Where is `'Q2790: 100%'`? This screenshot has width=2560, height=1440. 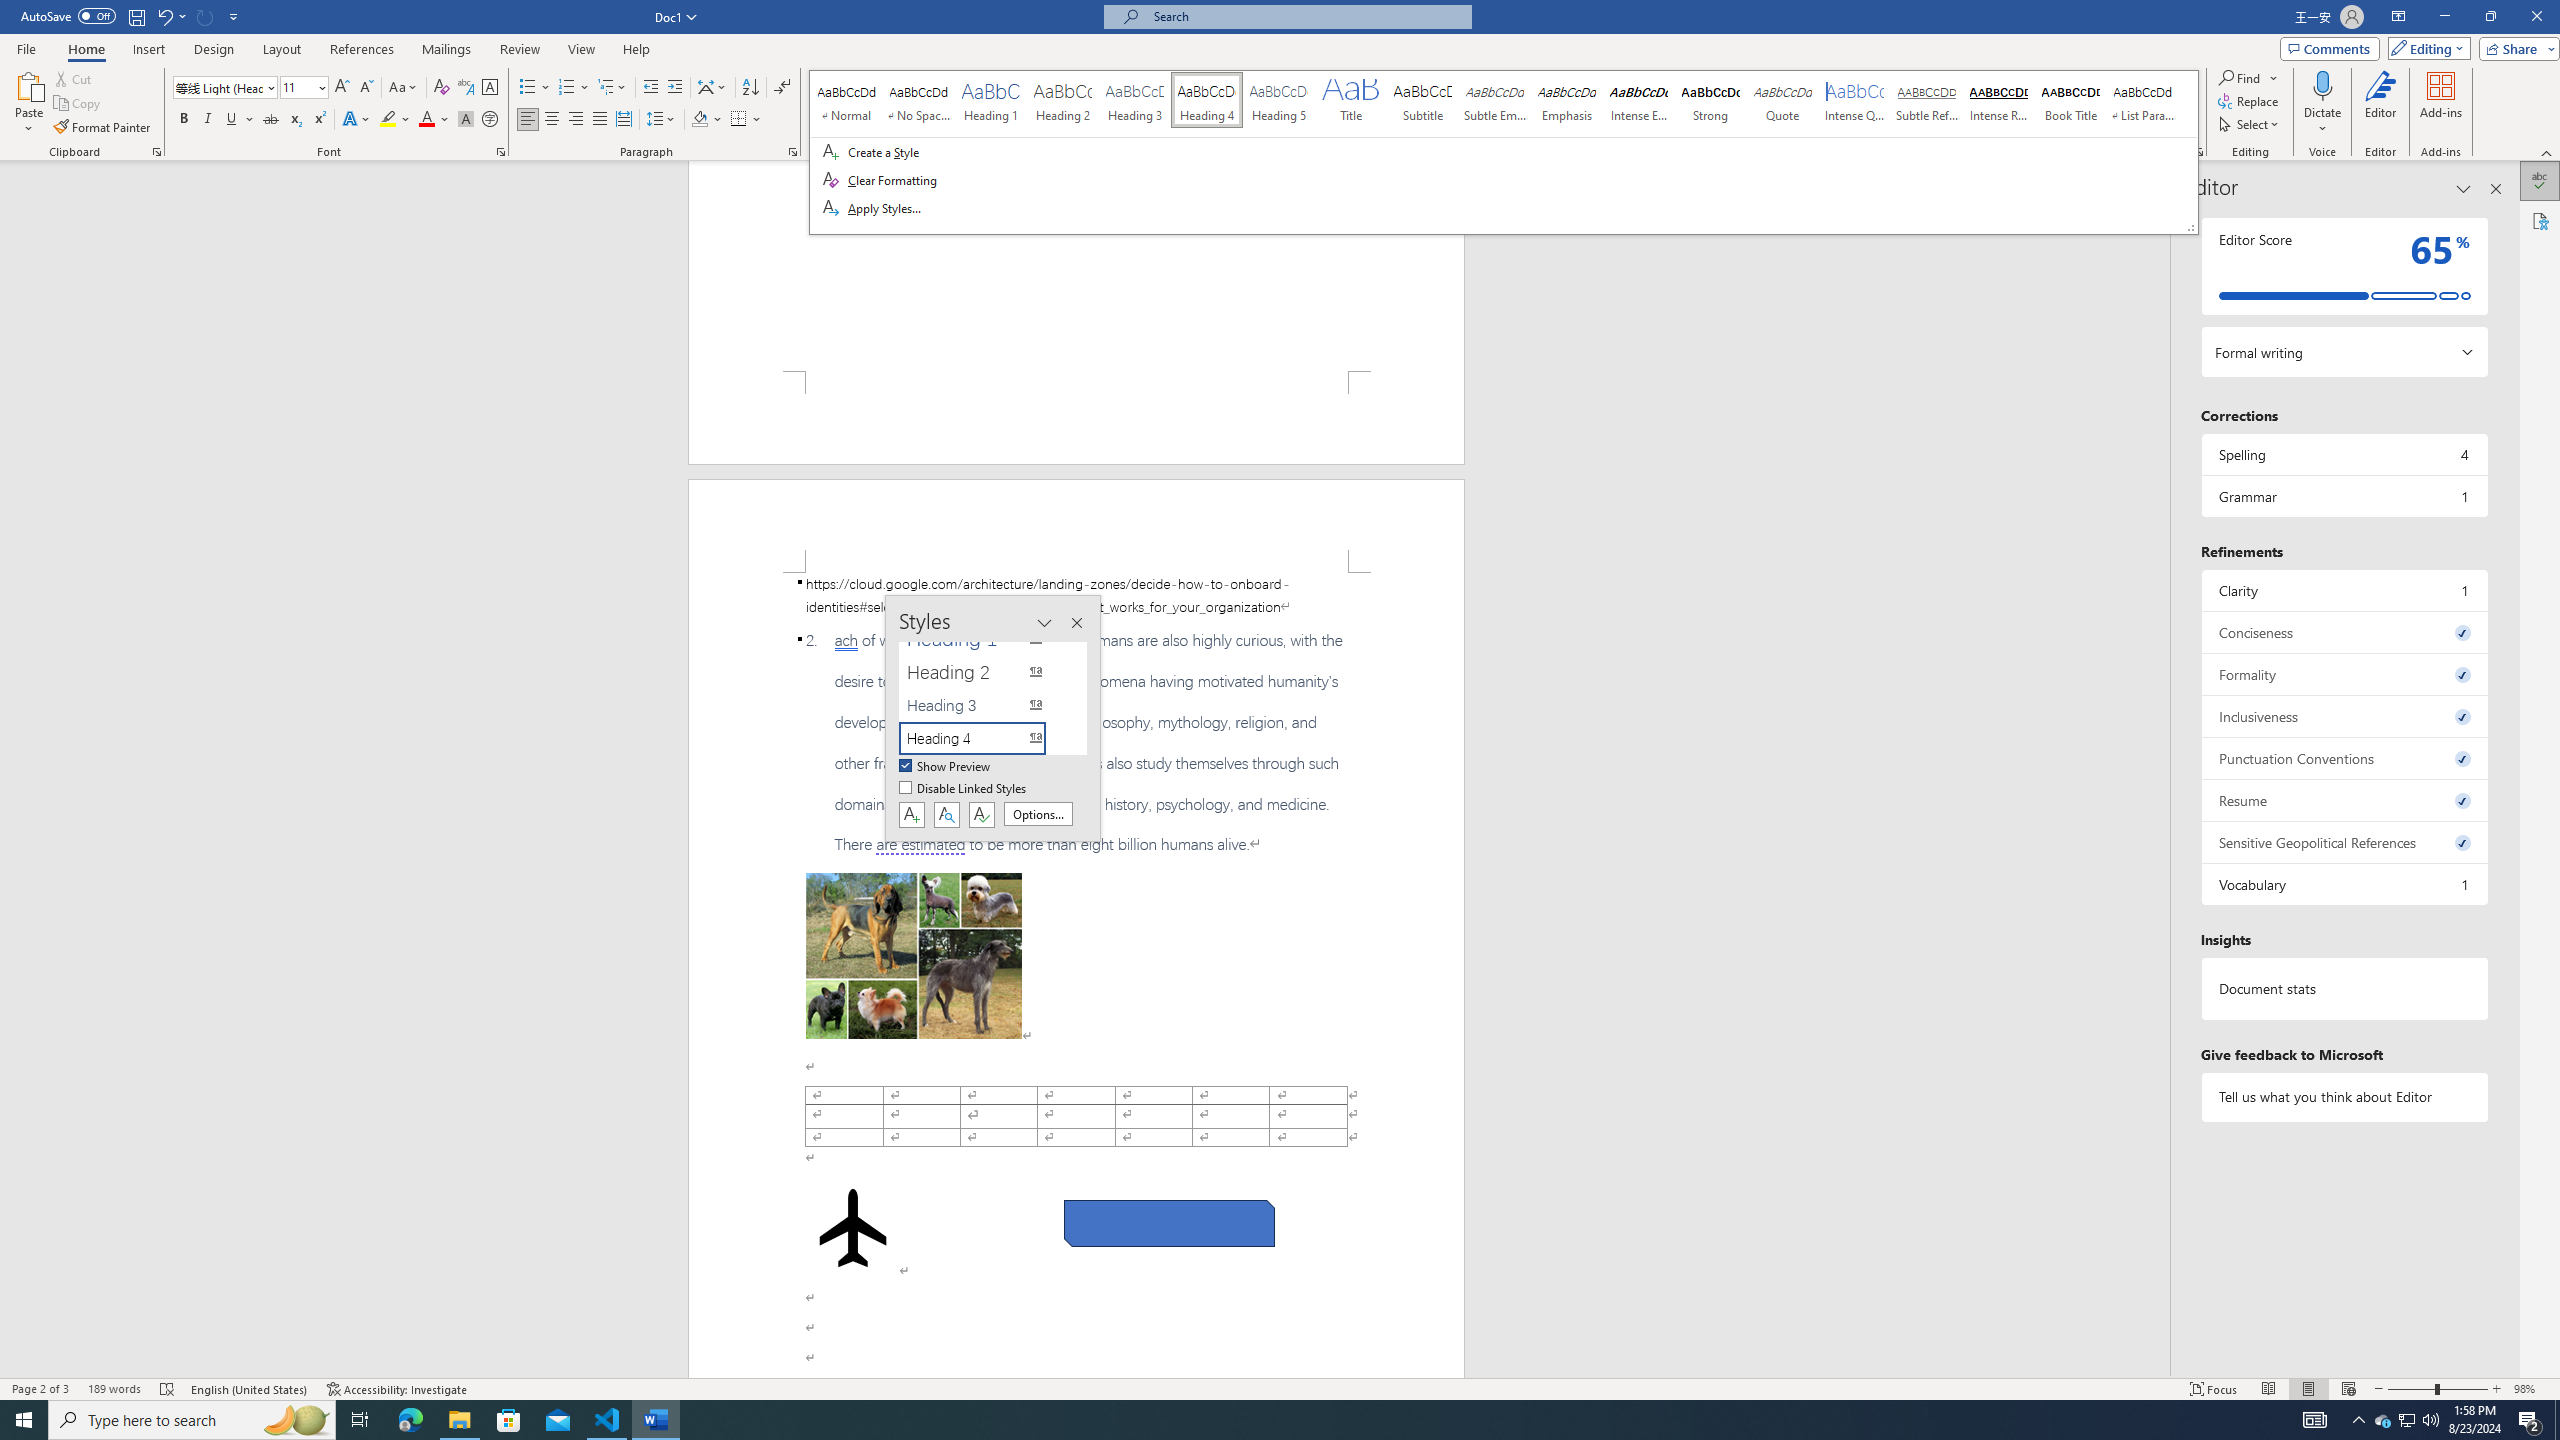
'Q2790: 100%' is located at coordinates (2429, 1418).